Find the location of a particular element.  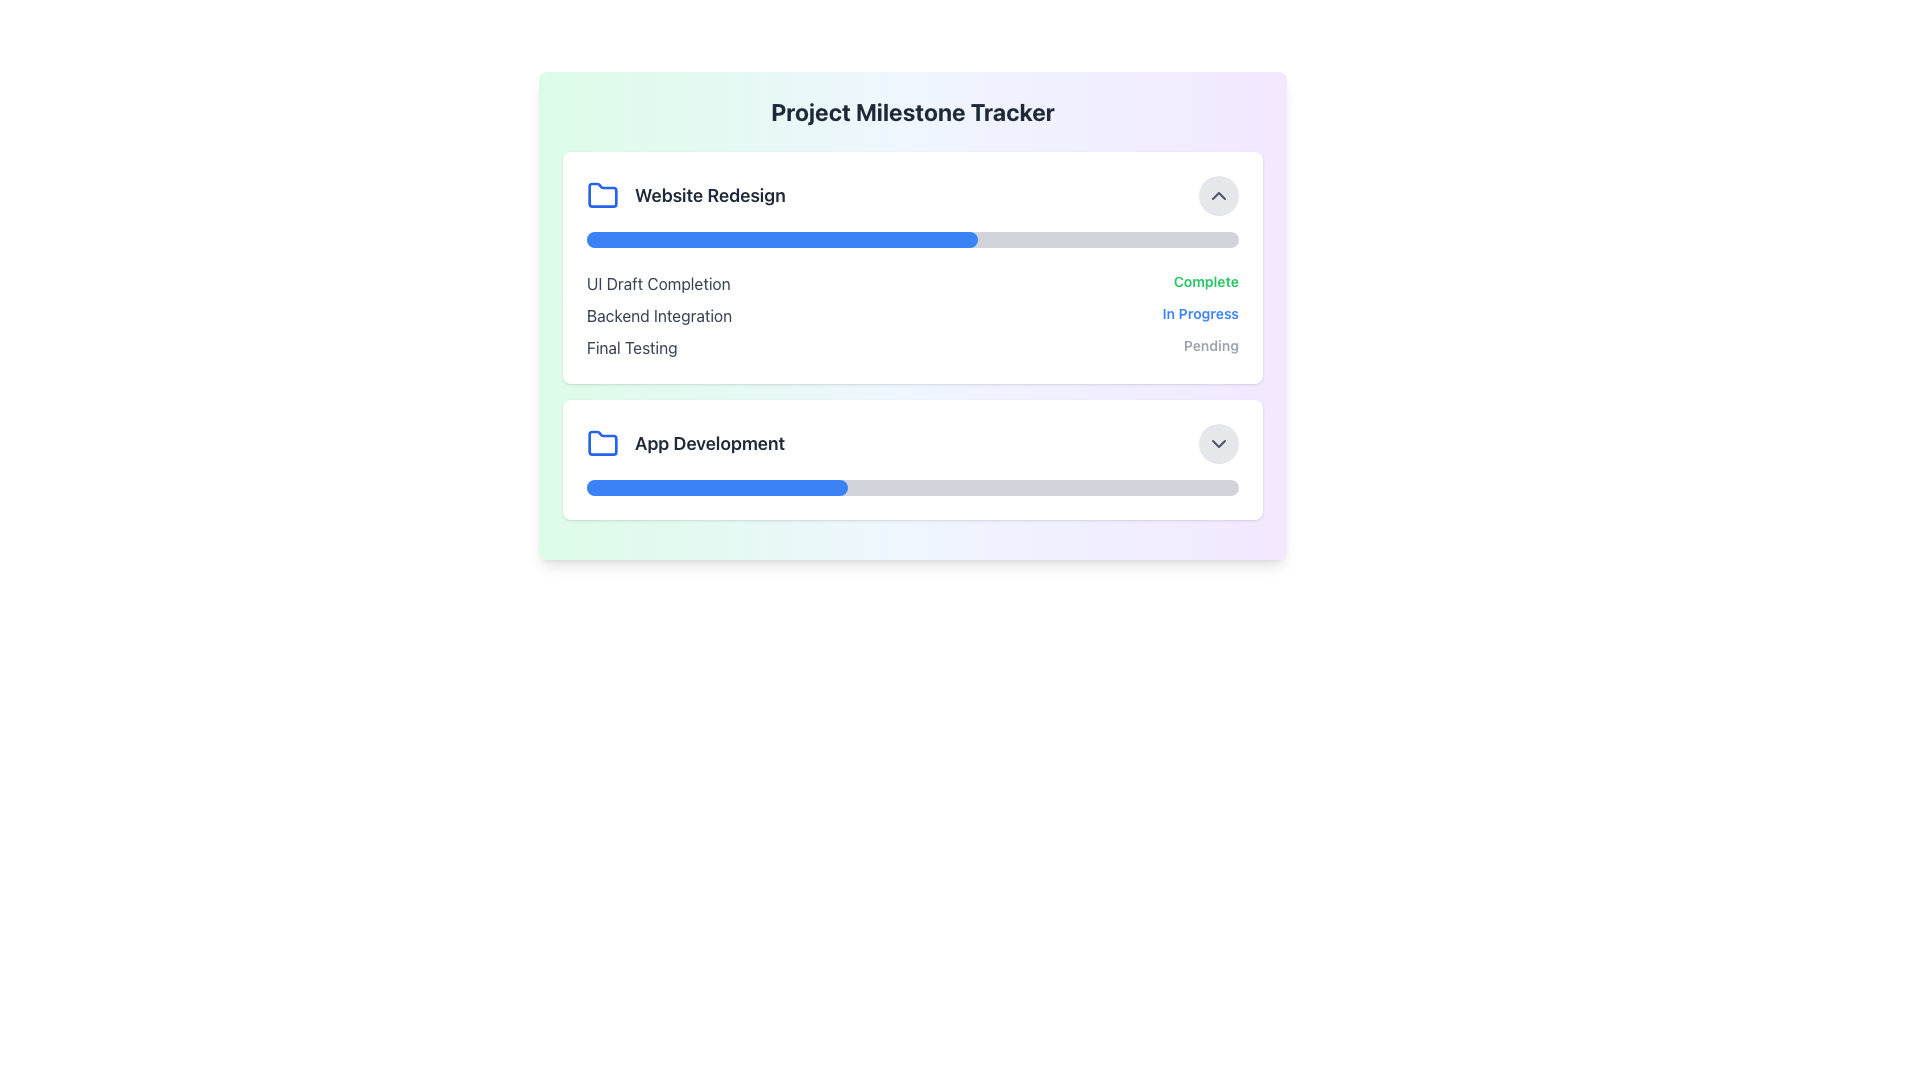

status of the milestones displayed in the vertically stacked rows of the status overview component, which includes 'UI Draft Completion', 'Backend Integration', and 'Final Testing' is located at coordinates (911, 315).